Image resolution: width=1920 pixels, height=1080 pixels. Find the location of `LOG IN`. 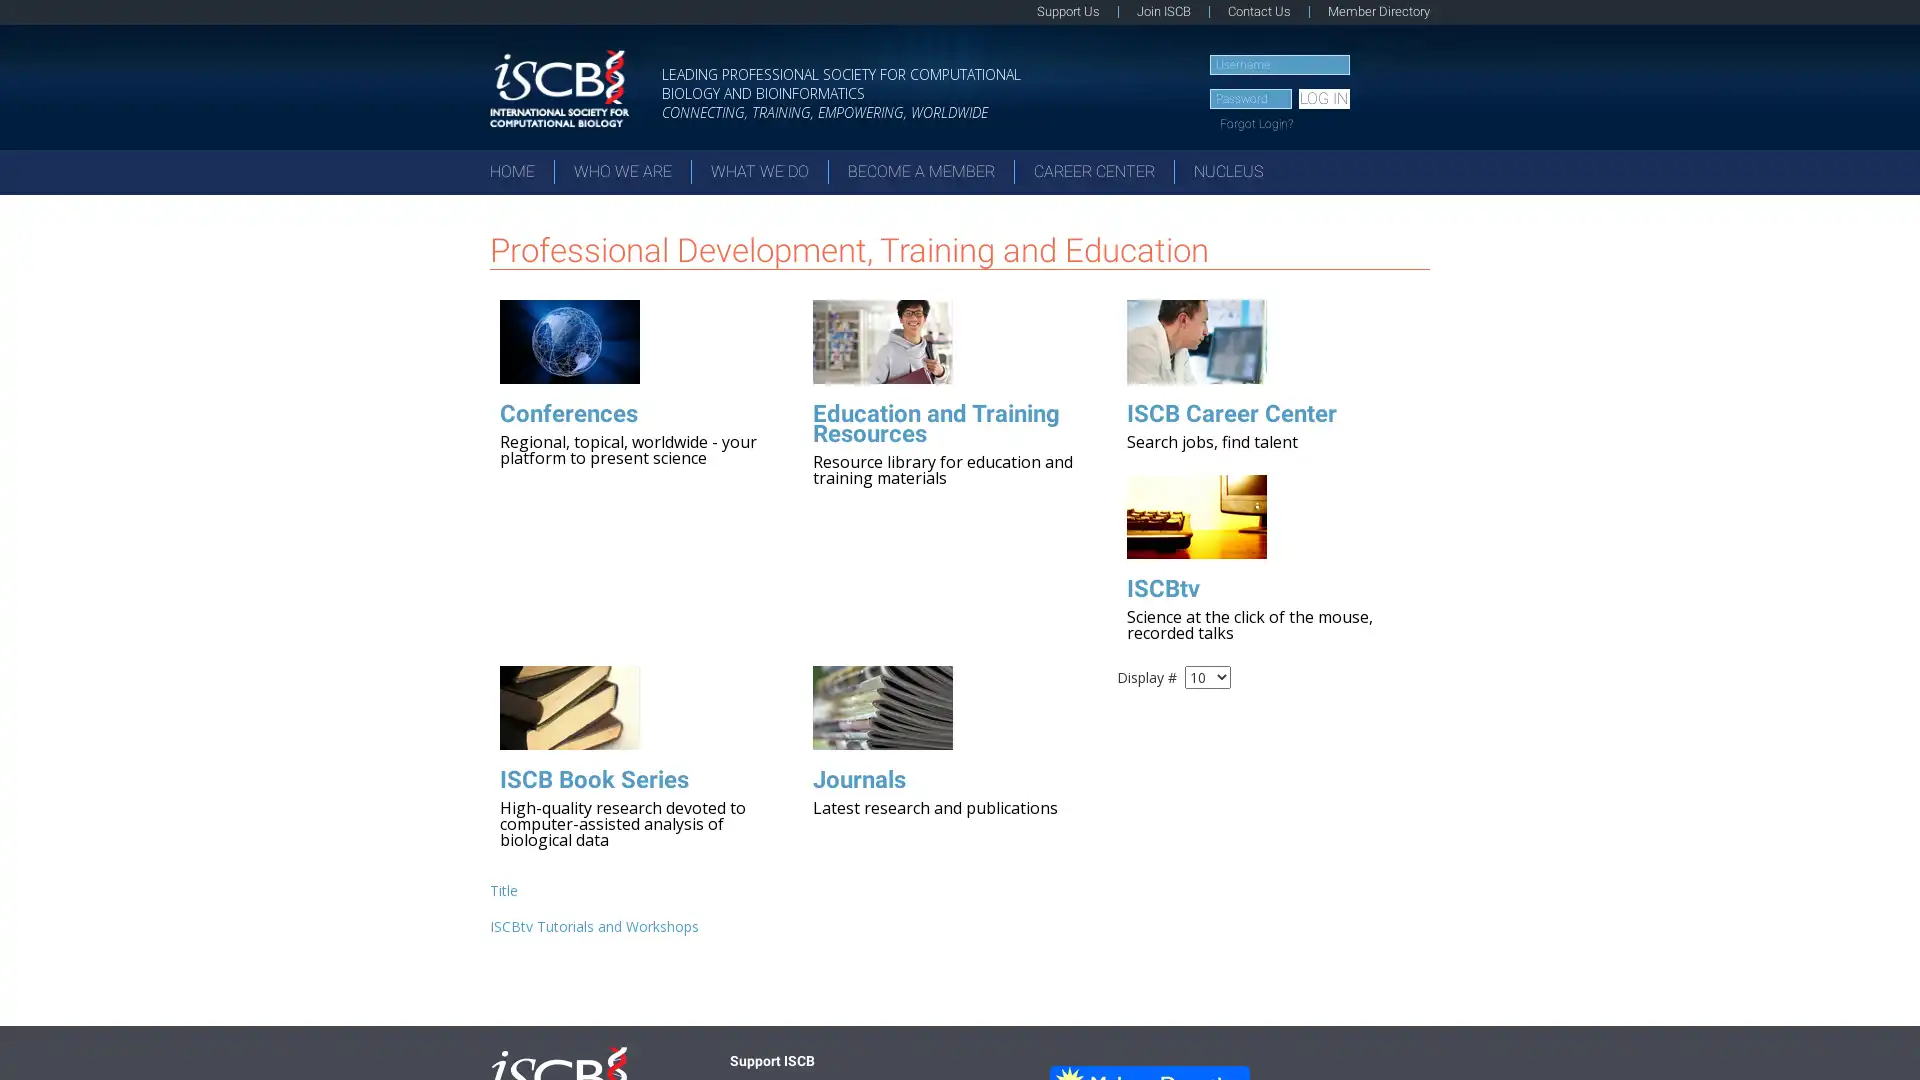

LOG IN is located at coordinates (1323, 99).